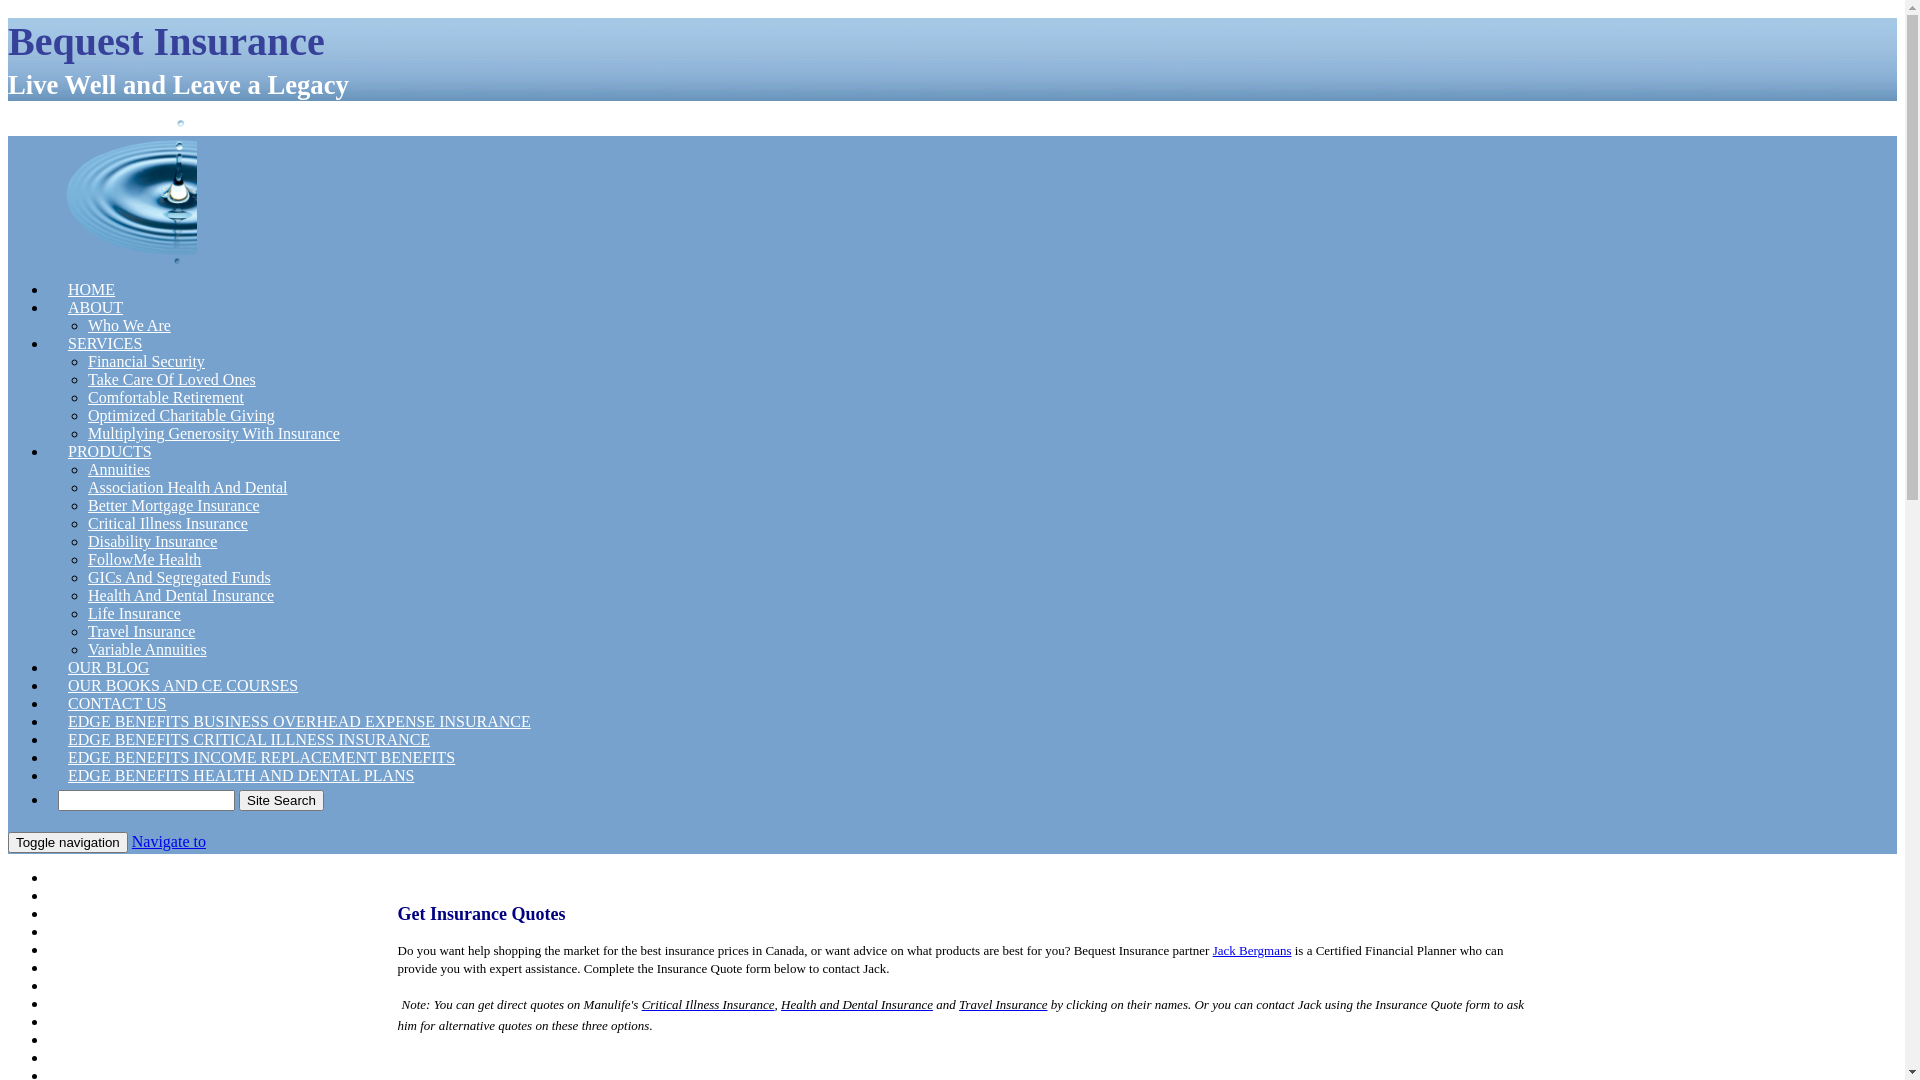  Describe the element at coordinates (857, 1004) in the screenshot. I see `'Health and Dental Insurance'` at that location.